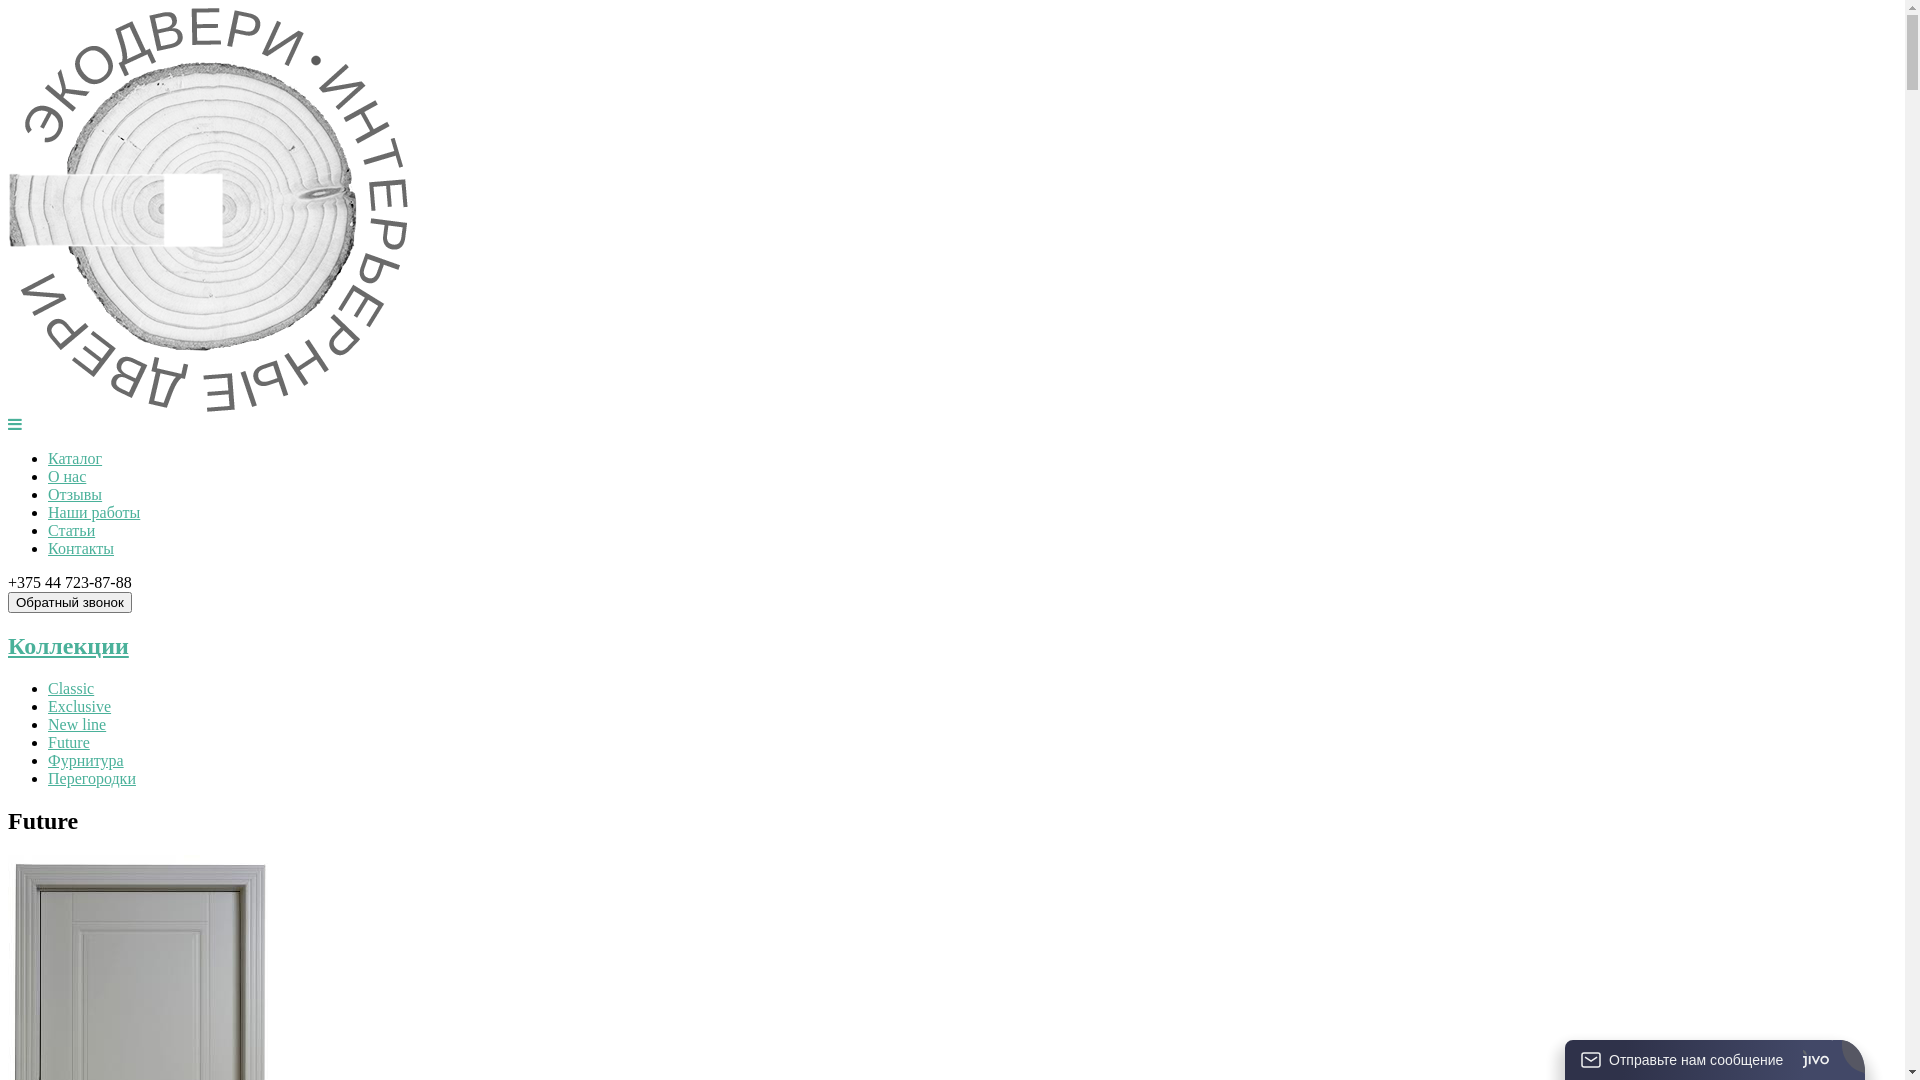  Describe the element at coordinates (79, 705) in the screenshot. I see `'Exclusive'` at that location.